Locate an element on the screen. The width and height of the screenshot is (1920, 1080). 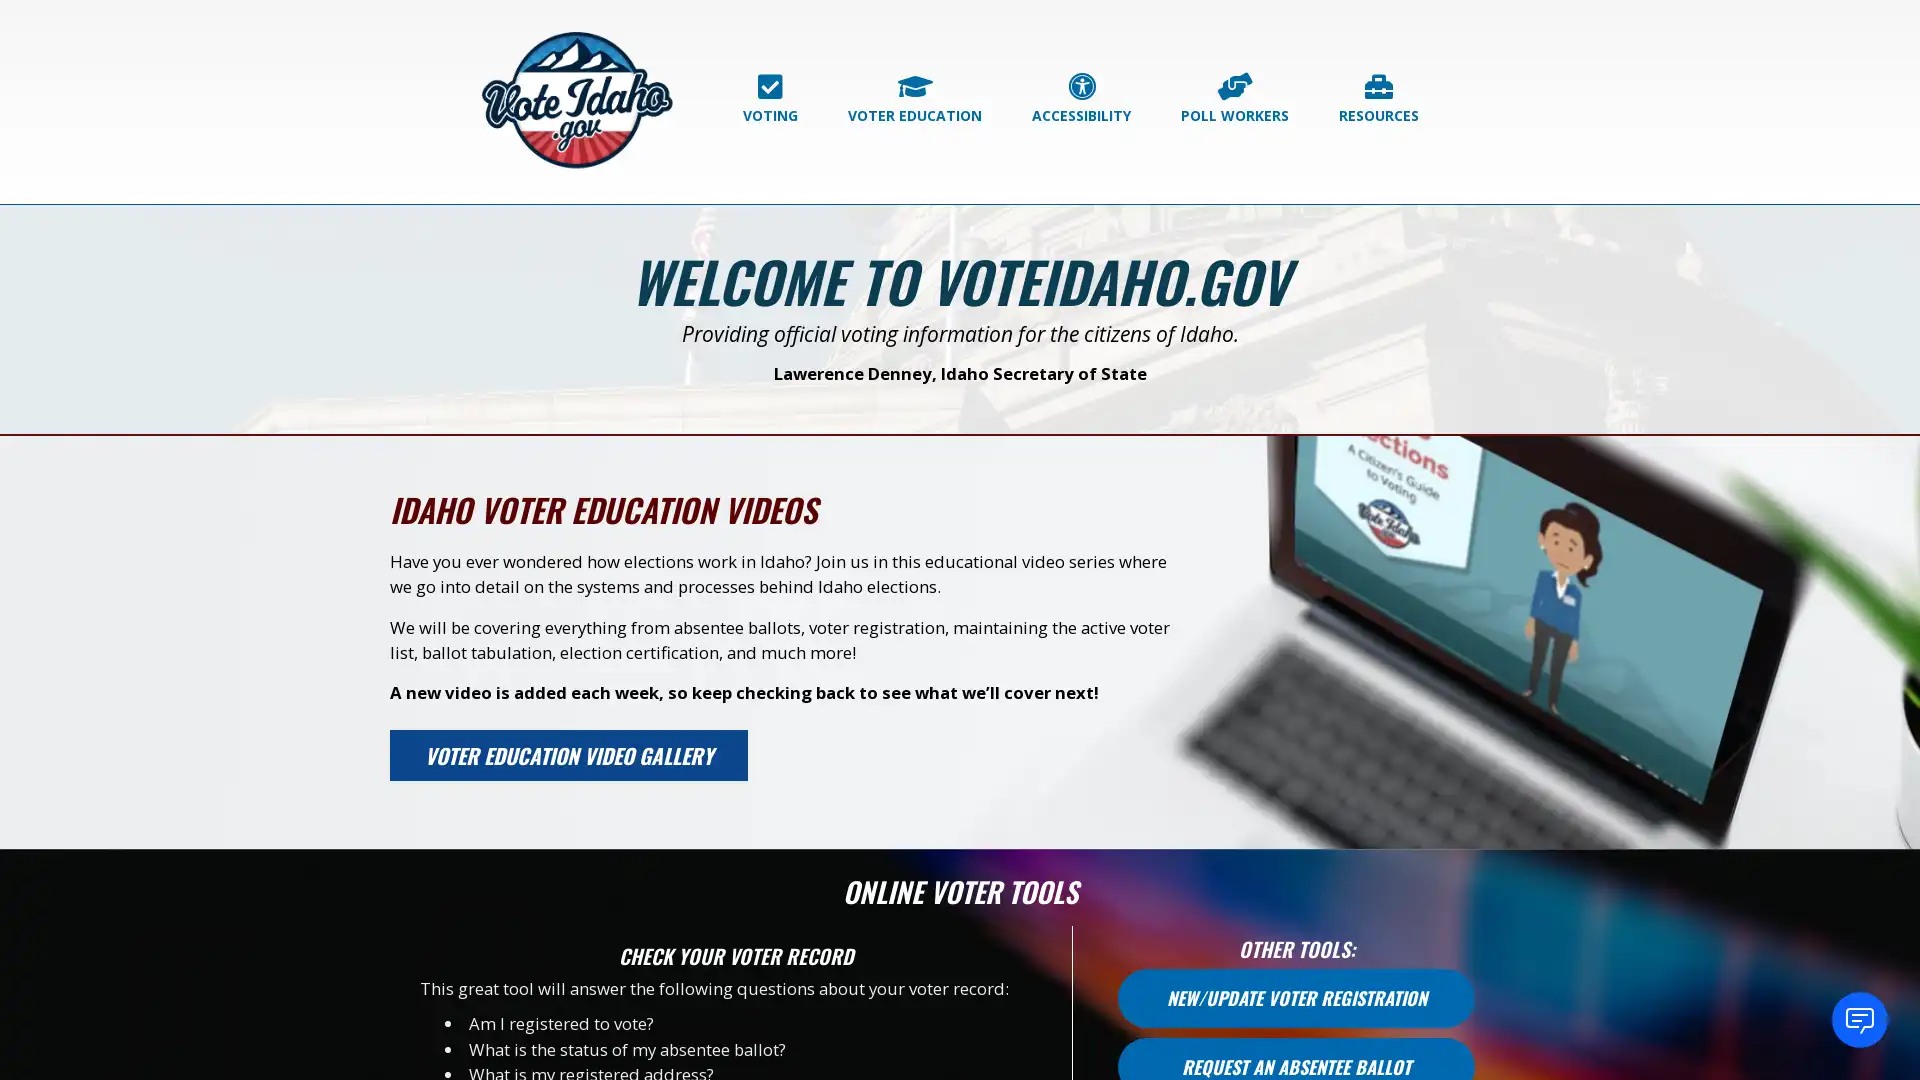
NEW/UPDATE VOTER REGISTRATION is located at coordinates (1296, 998).